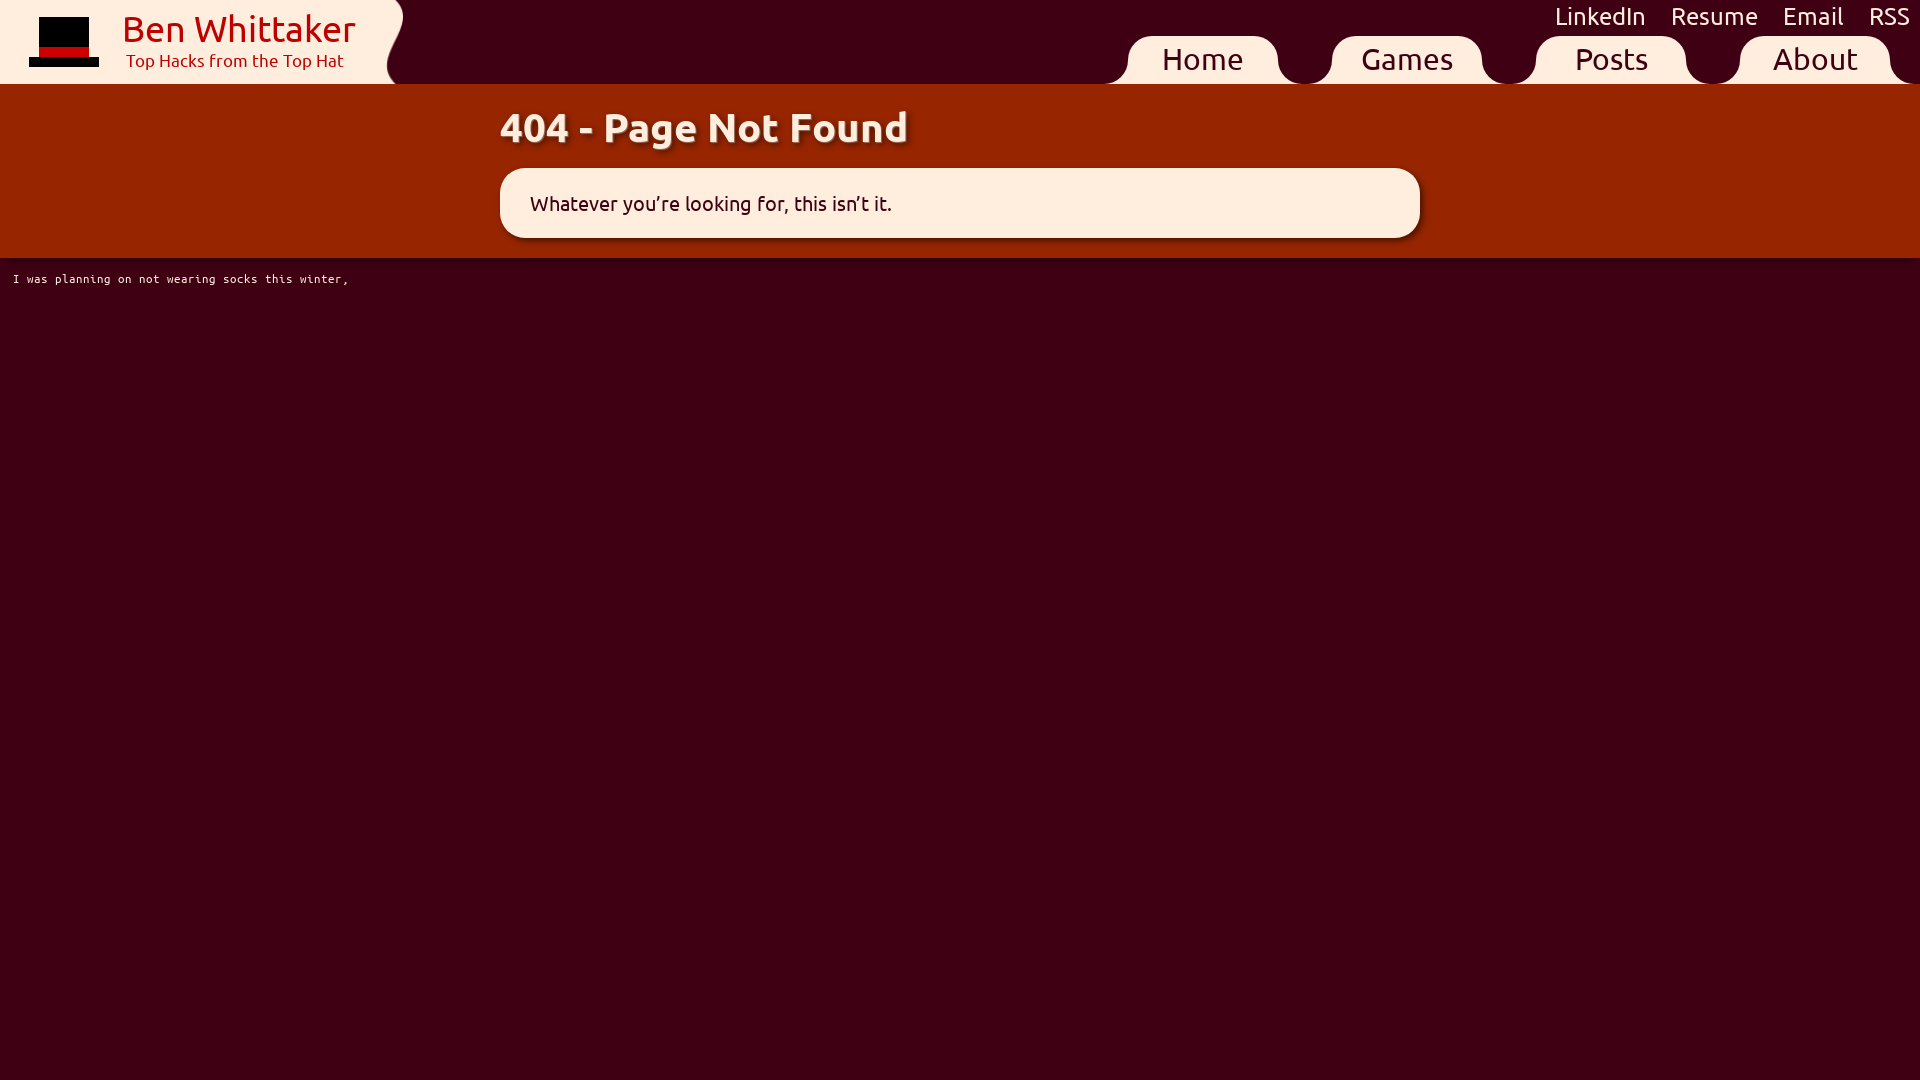 This screenshot has width=1920, height=1080. I want to click on 'Home', so click(1202, 59).